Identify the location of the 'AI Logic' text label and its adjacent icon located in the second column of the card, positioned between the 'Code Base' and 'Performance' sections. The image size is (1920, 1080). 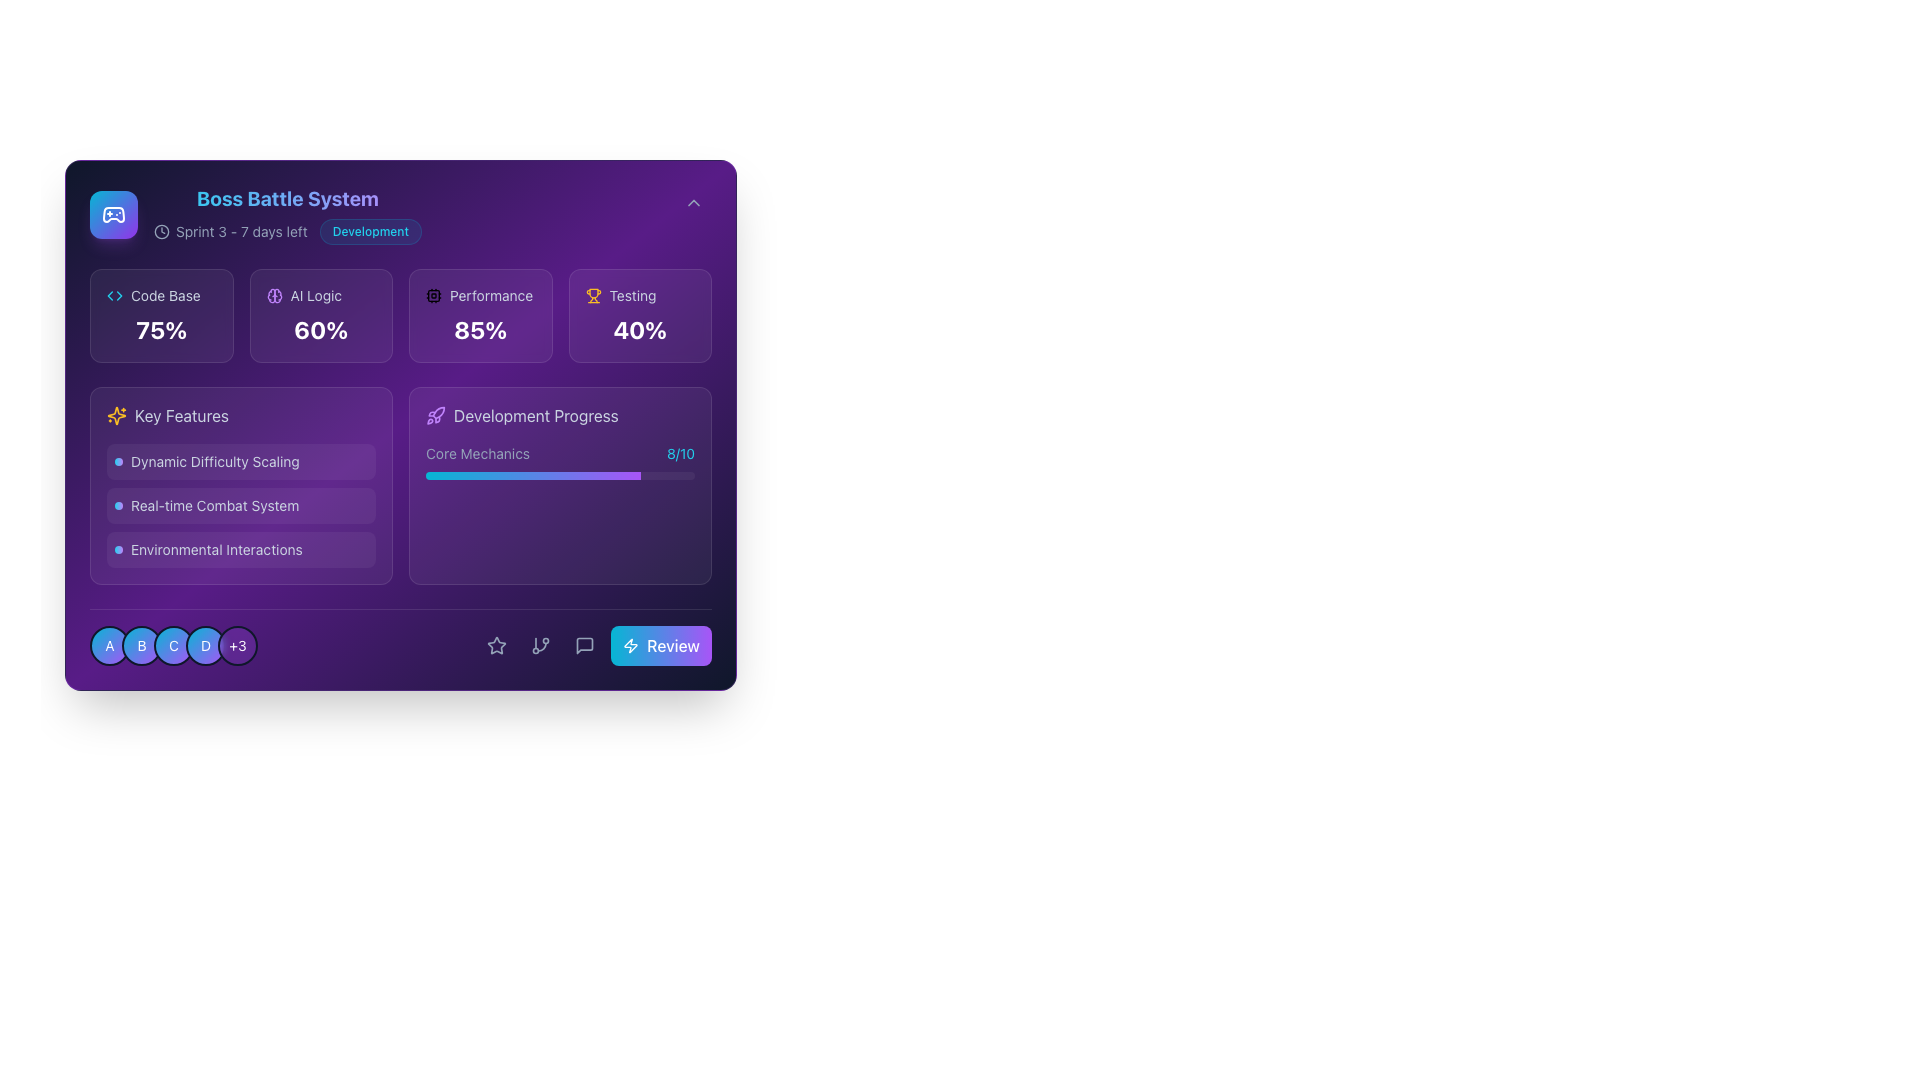
(321, 296).